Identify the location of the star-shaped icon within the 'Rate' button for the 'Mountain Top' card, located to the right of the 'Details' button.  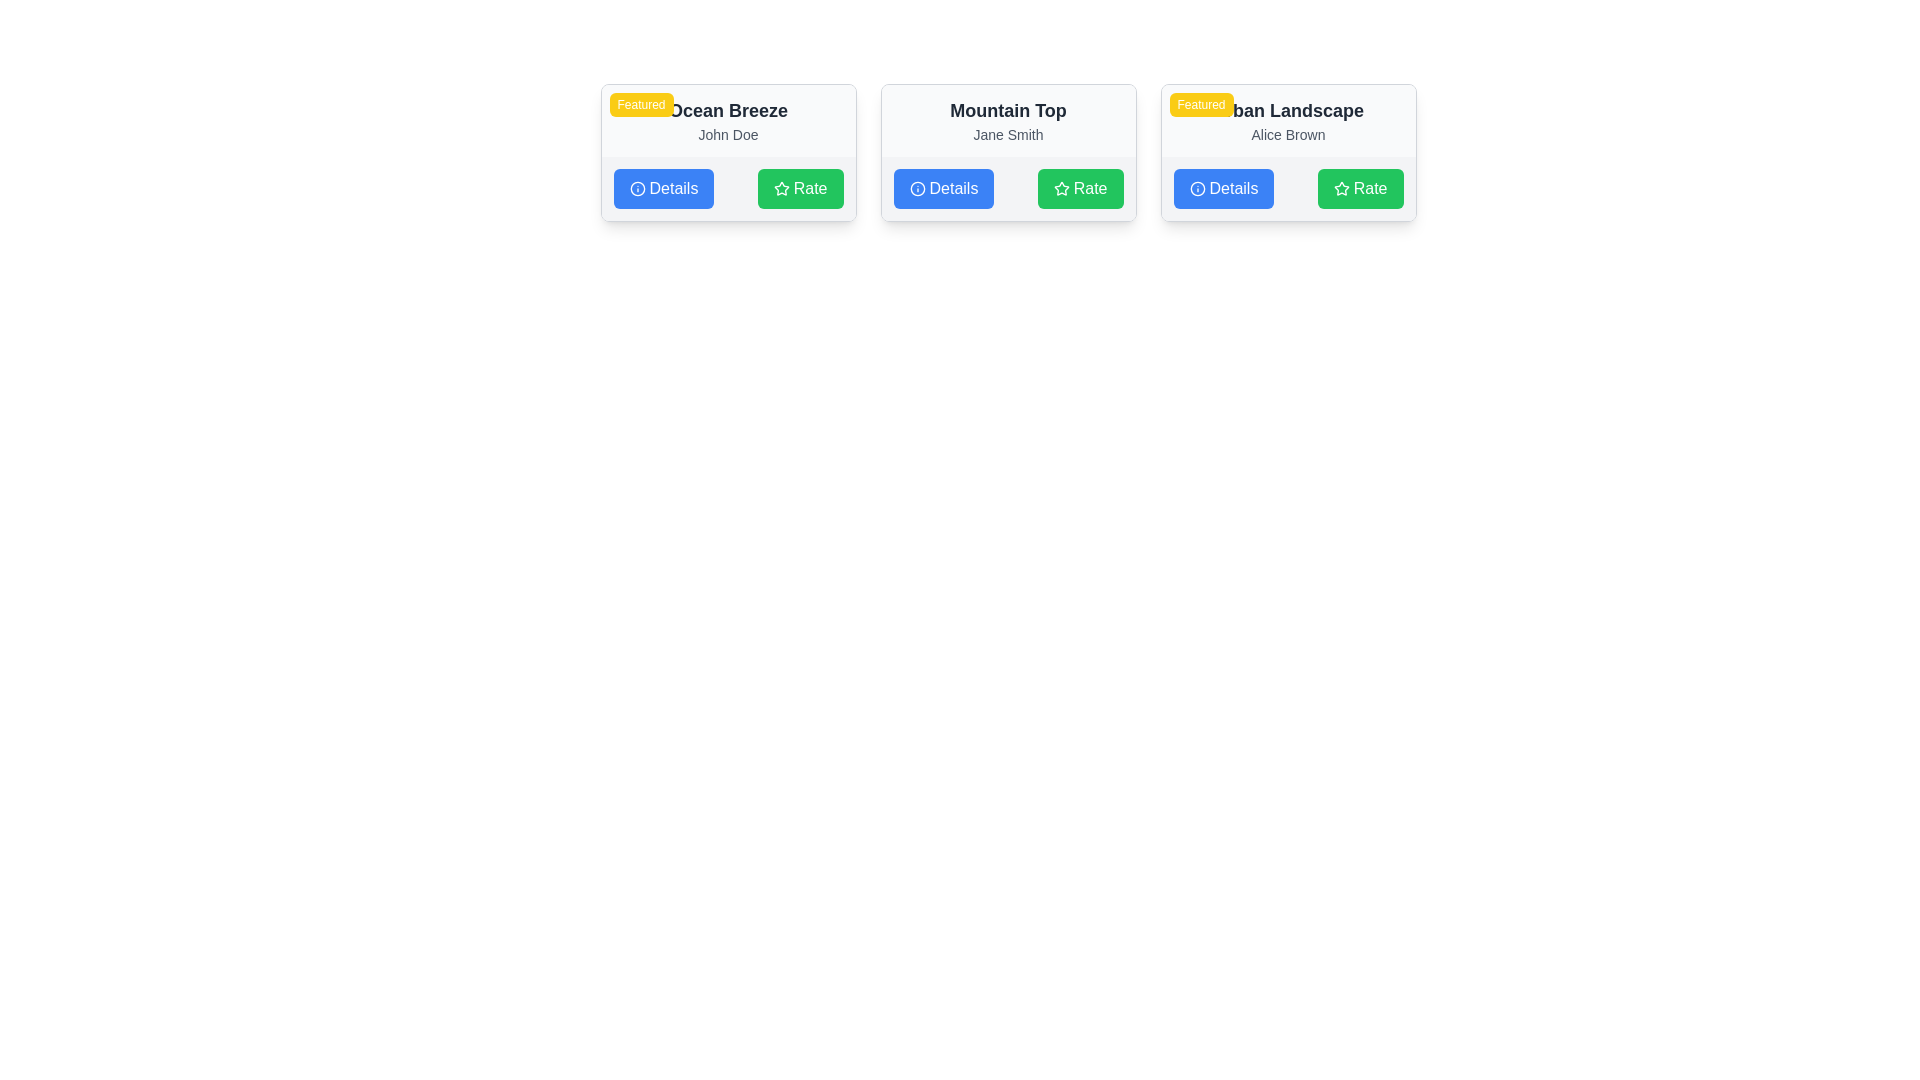
(1060, 189).